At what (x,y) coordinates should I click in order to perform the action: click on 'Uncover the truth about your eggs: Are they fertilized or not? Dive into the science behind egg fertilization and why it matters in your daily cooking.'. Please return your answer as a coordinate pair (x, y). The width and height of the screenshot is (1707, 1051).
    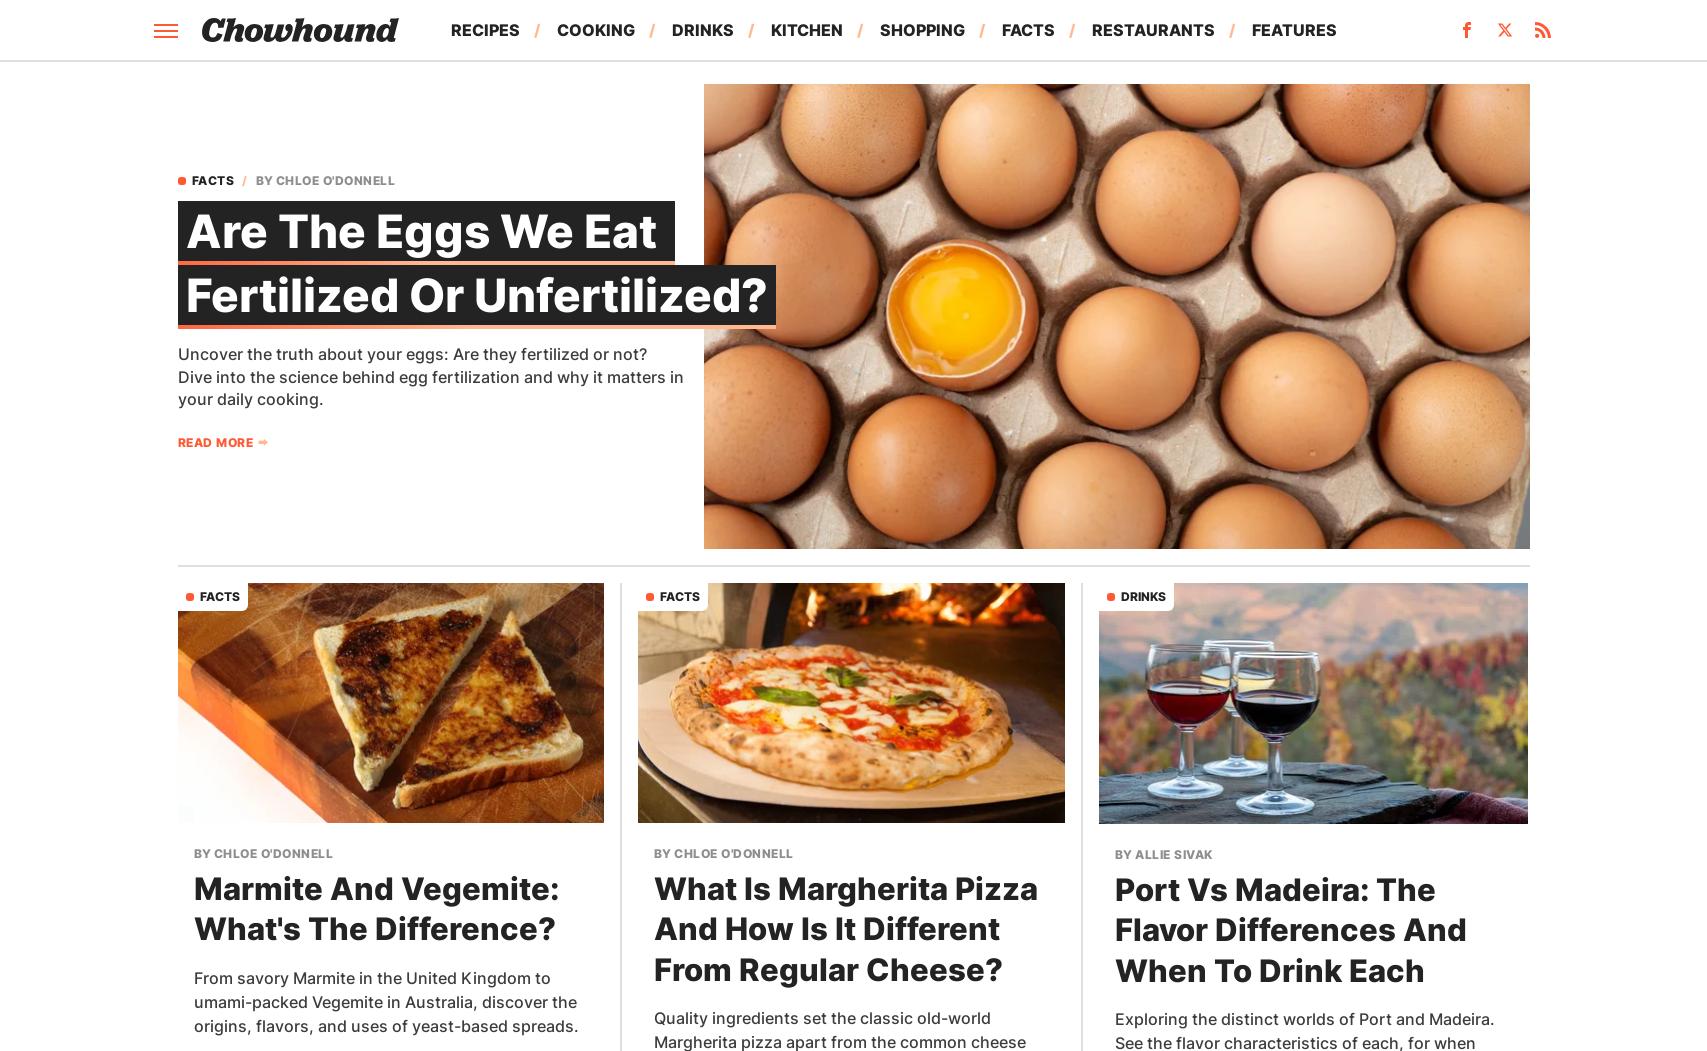
    Looking at the image, I should click on (429, 375).